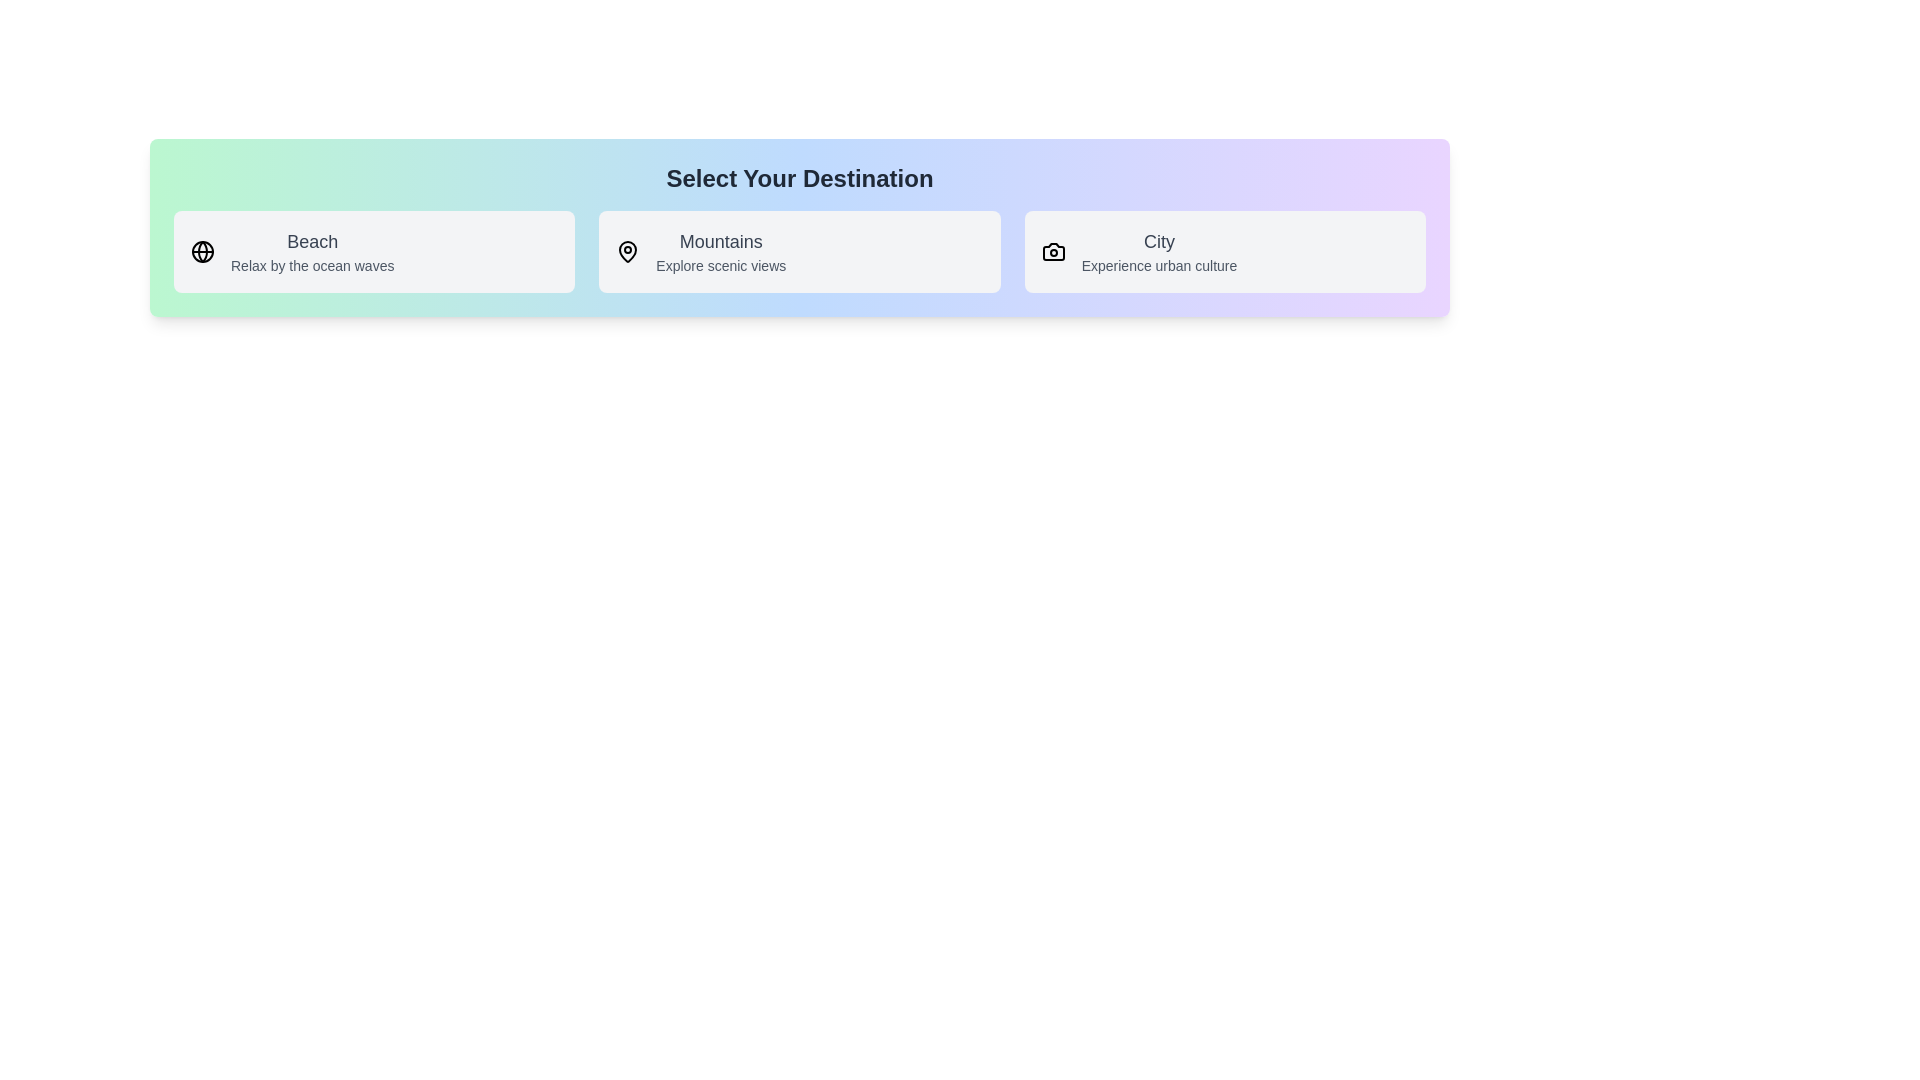 The image size is (1920, 1080). What do you see at coordinates (202, 250) in the screenshot?
I see `the middle part of the globe icon which is located to the left of the 'Beach' option in the 'Select Your Destination' interface` at bounding box center [202, 250].